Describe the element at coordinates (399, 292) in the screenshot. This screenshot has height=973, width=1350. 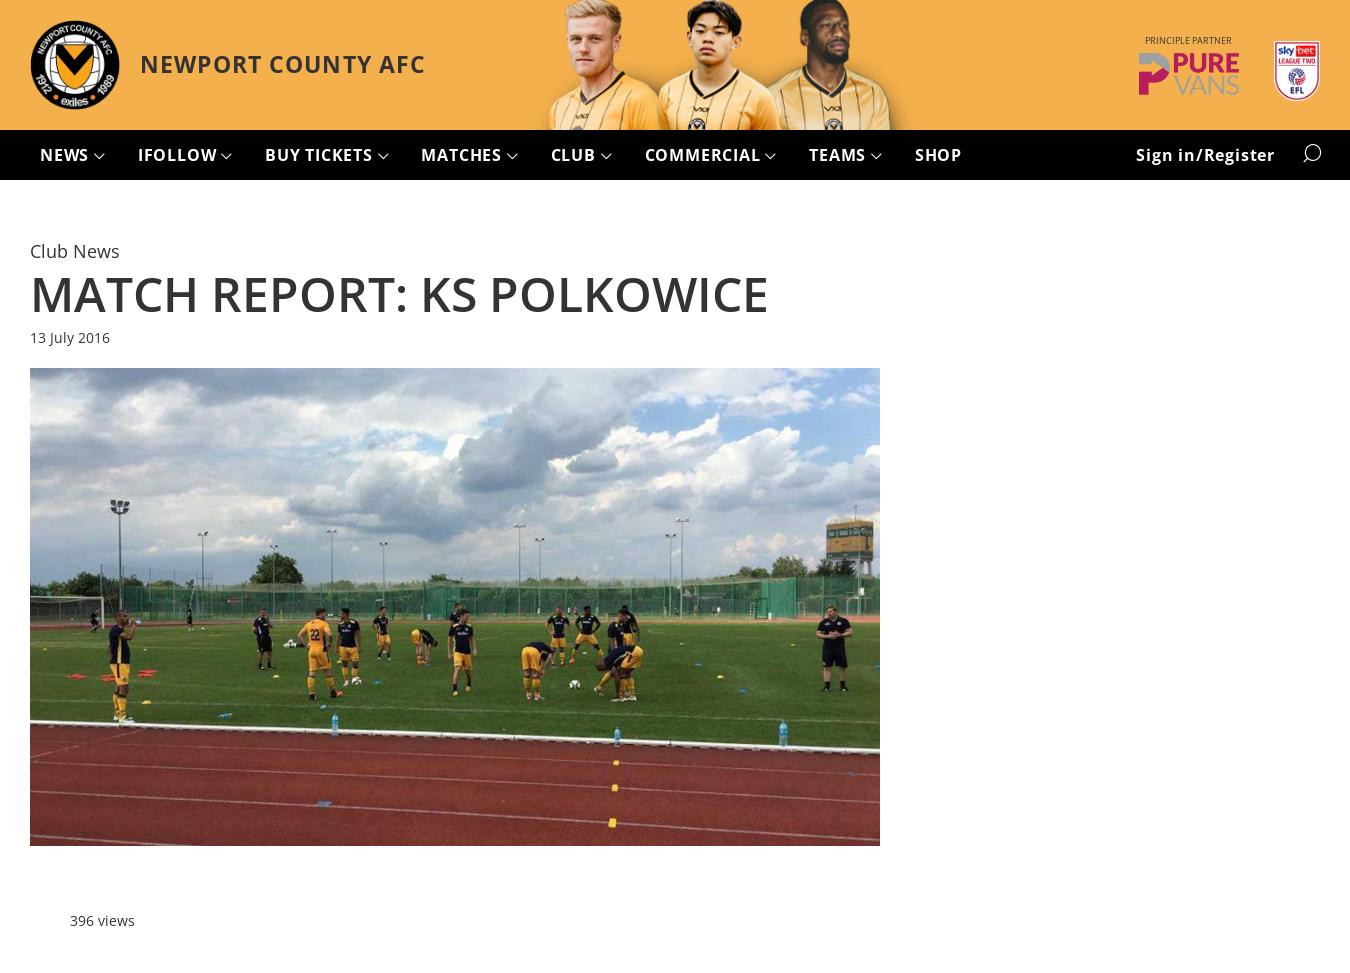
I see `'MATCH REPORT: KS POLKOWICE'` at that location.